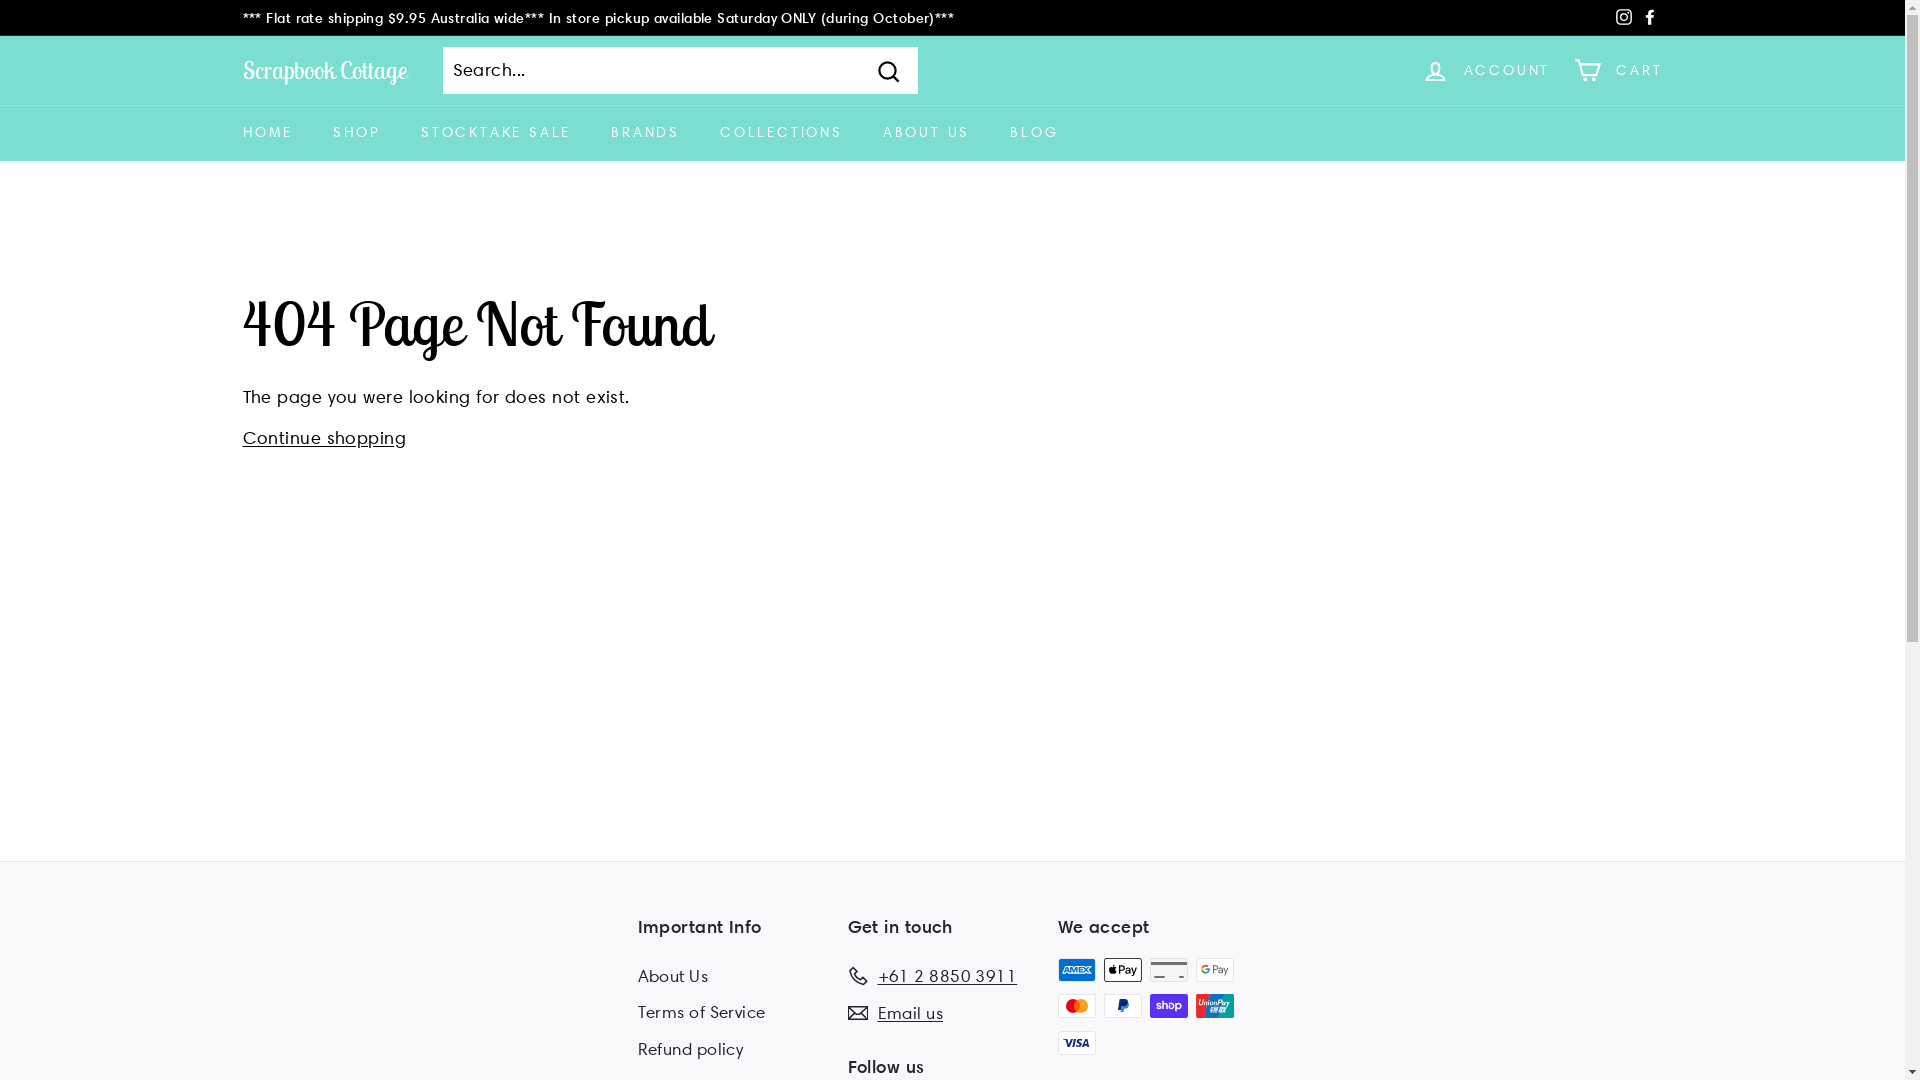 The width and height of the screenshot is (1920, 1080). Describe the element at coordinates (1622, 18) in the screenshot. I see `'Instagram'` at that location.